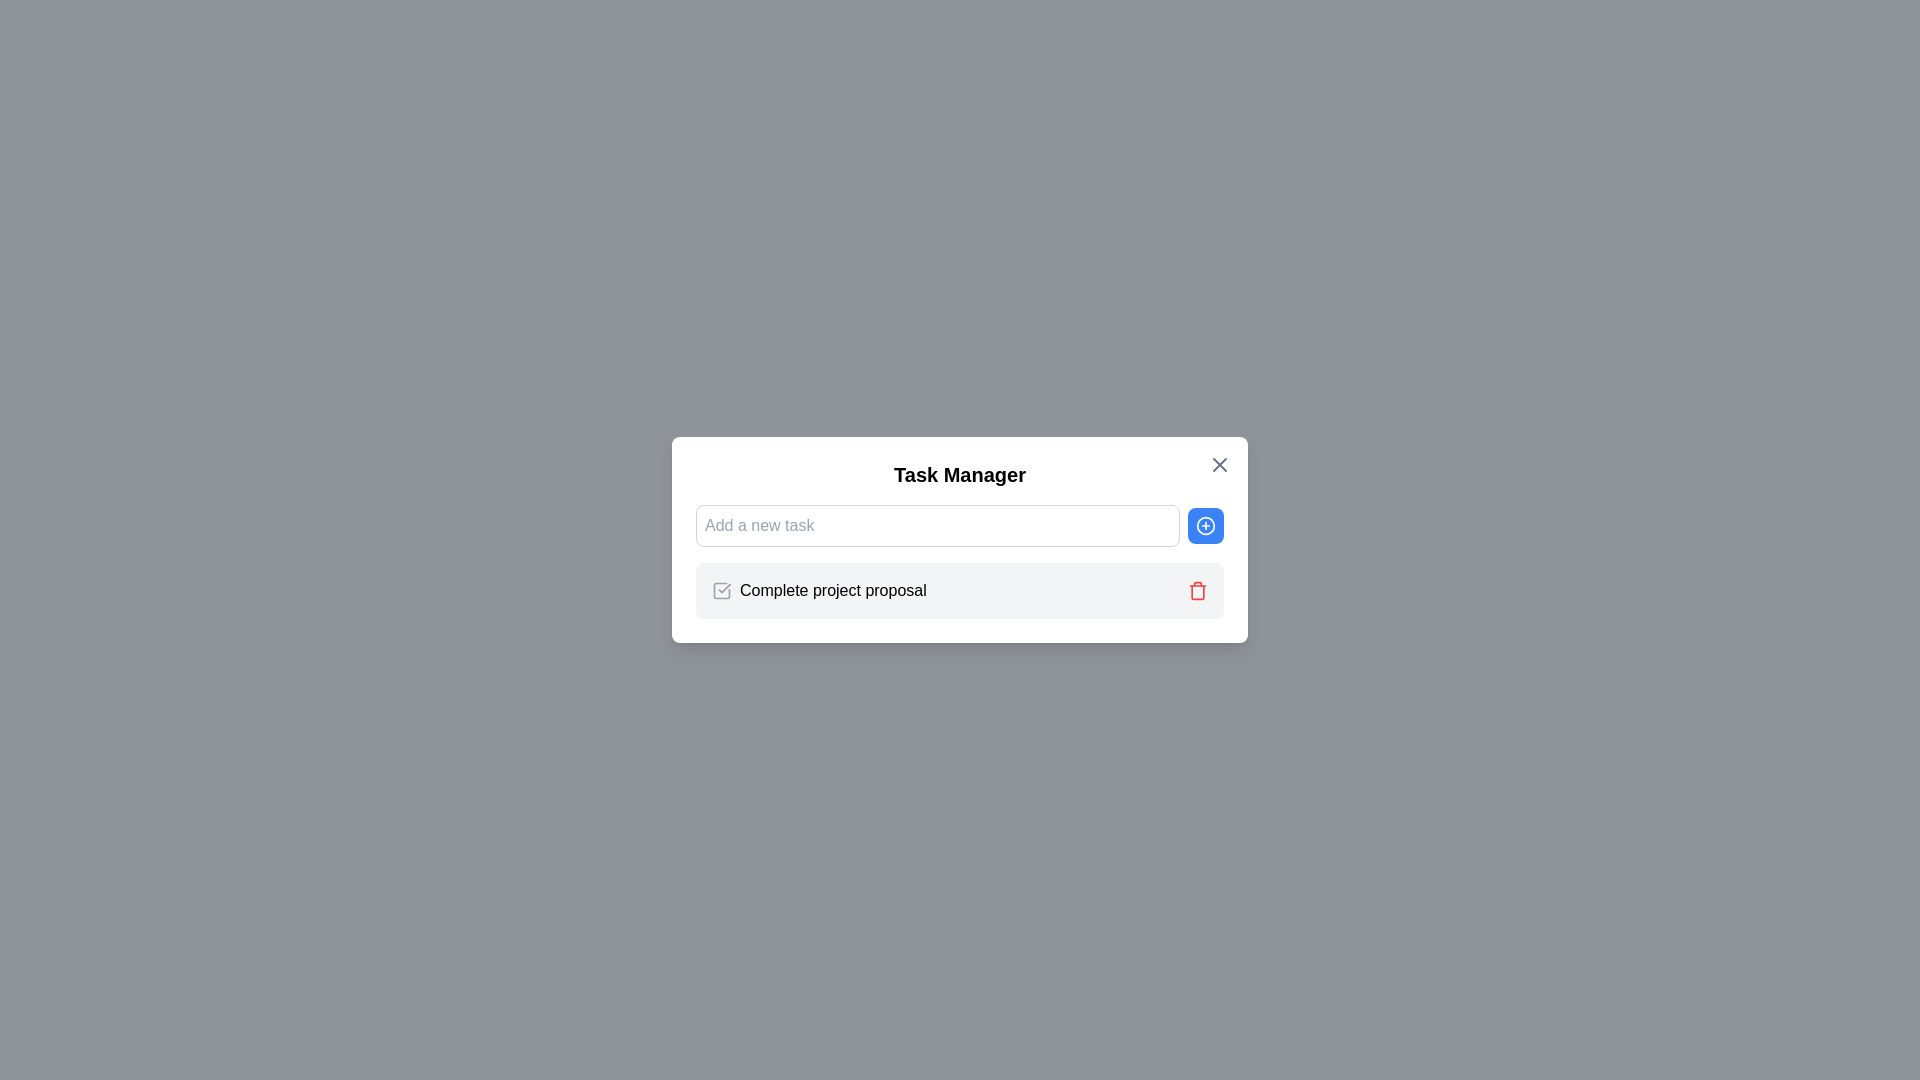 Image resolution: width=1920 pixels, height=1080 pixels. What do you see at coordinates (720, 589) in the screenshot?
I see `the checkbox indicating the completion status of the task 'Complete project proposal'` at bounding box center [720, 589].